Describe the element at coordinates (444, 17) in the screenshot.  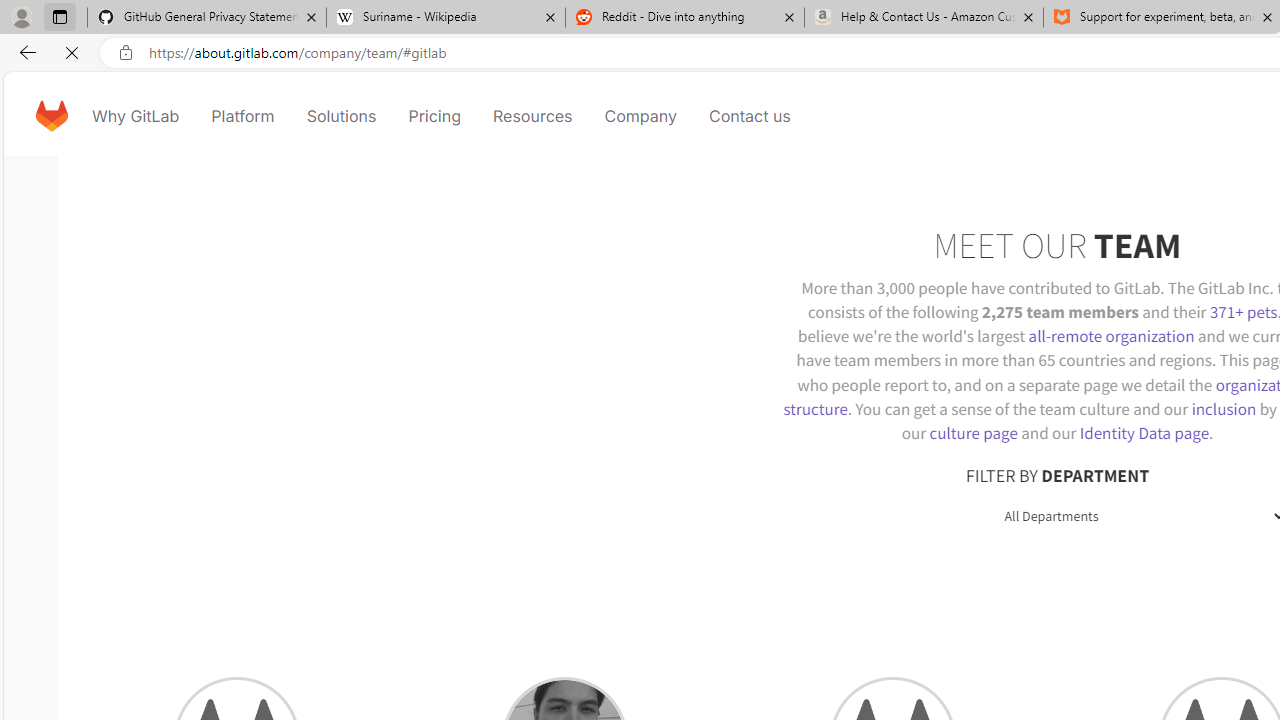
I see `'Suriname - Wikipedia'` at that location.